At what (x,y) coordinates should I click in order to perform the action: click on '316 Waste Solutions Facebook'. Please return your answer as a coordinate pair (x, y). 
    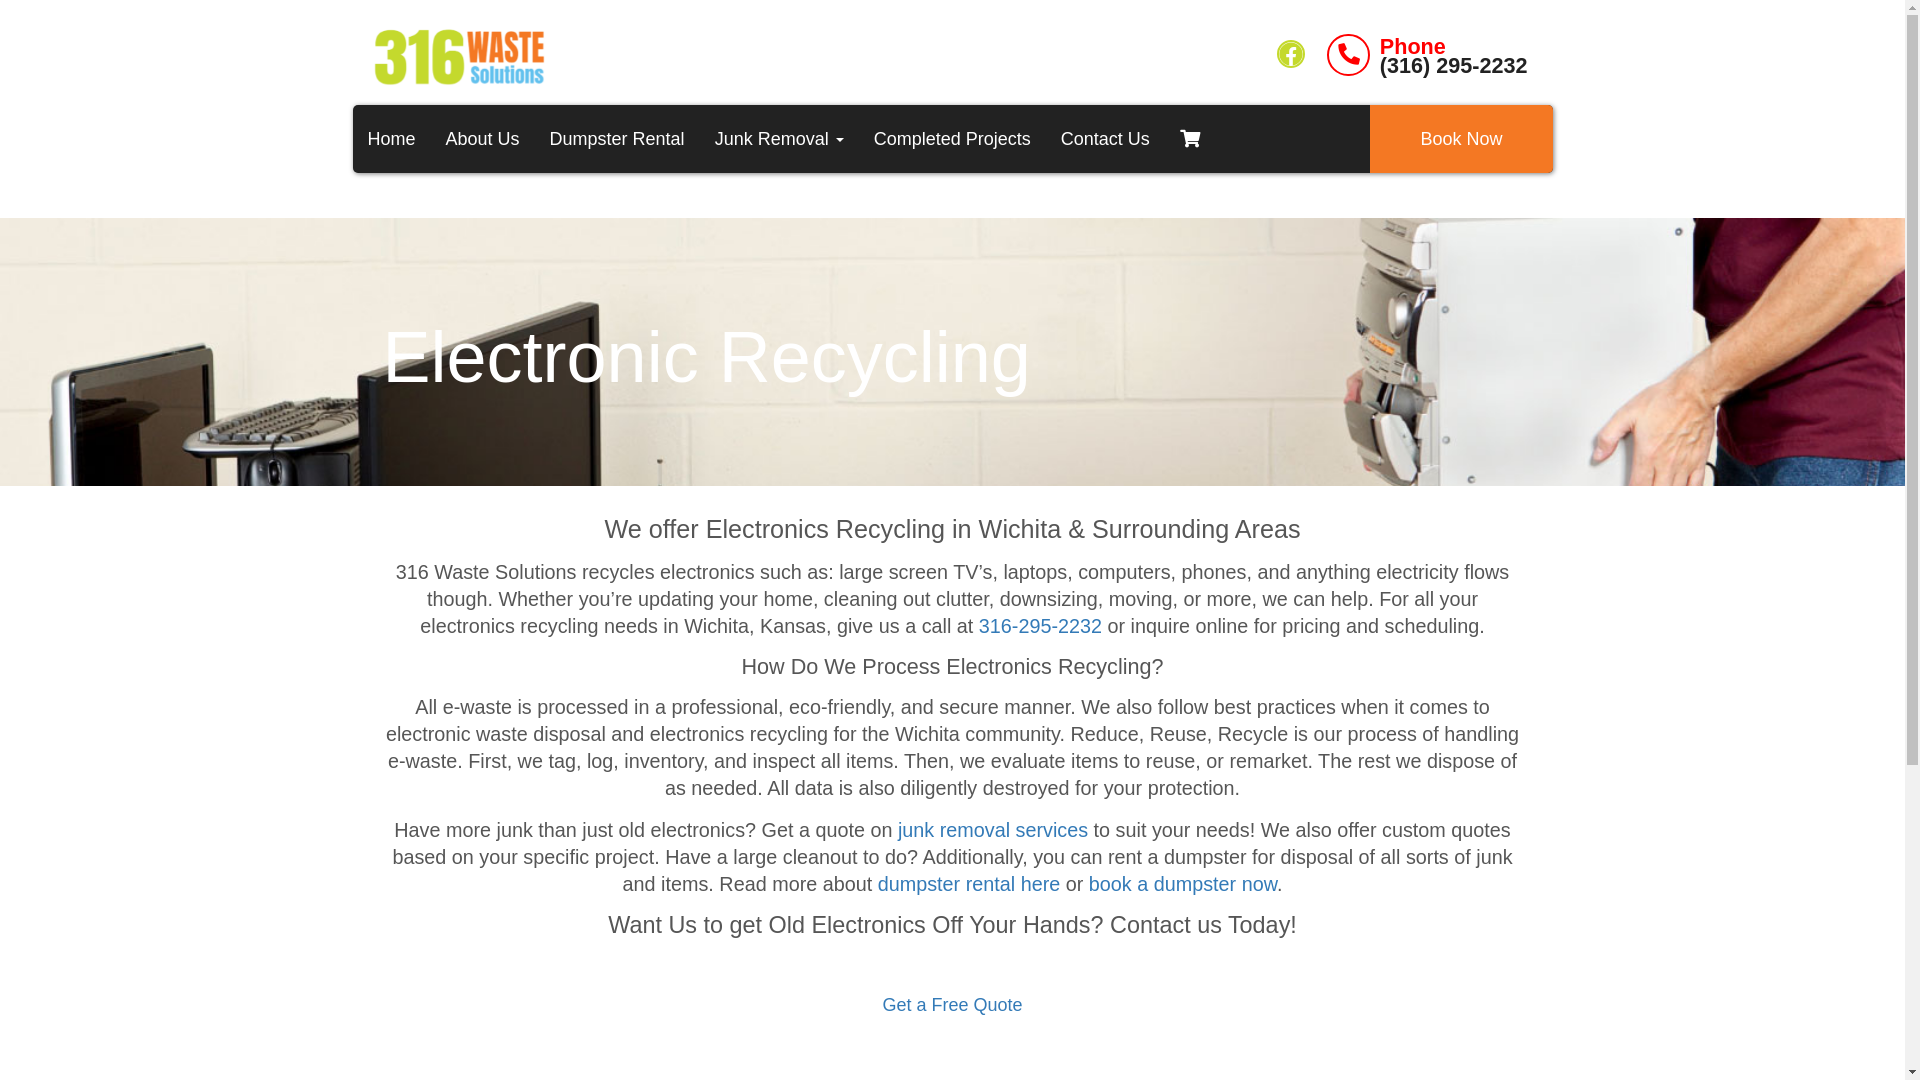
    Looking at the image, I should click on (1291, 53).